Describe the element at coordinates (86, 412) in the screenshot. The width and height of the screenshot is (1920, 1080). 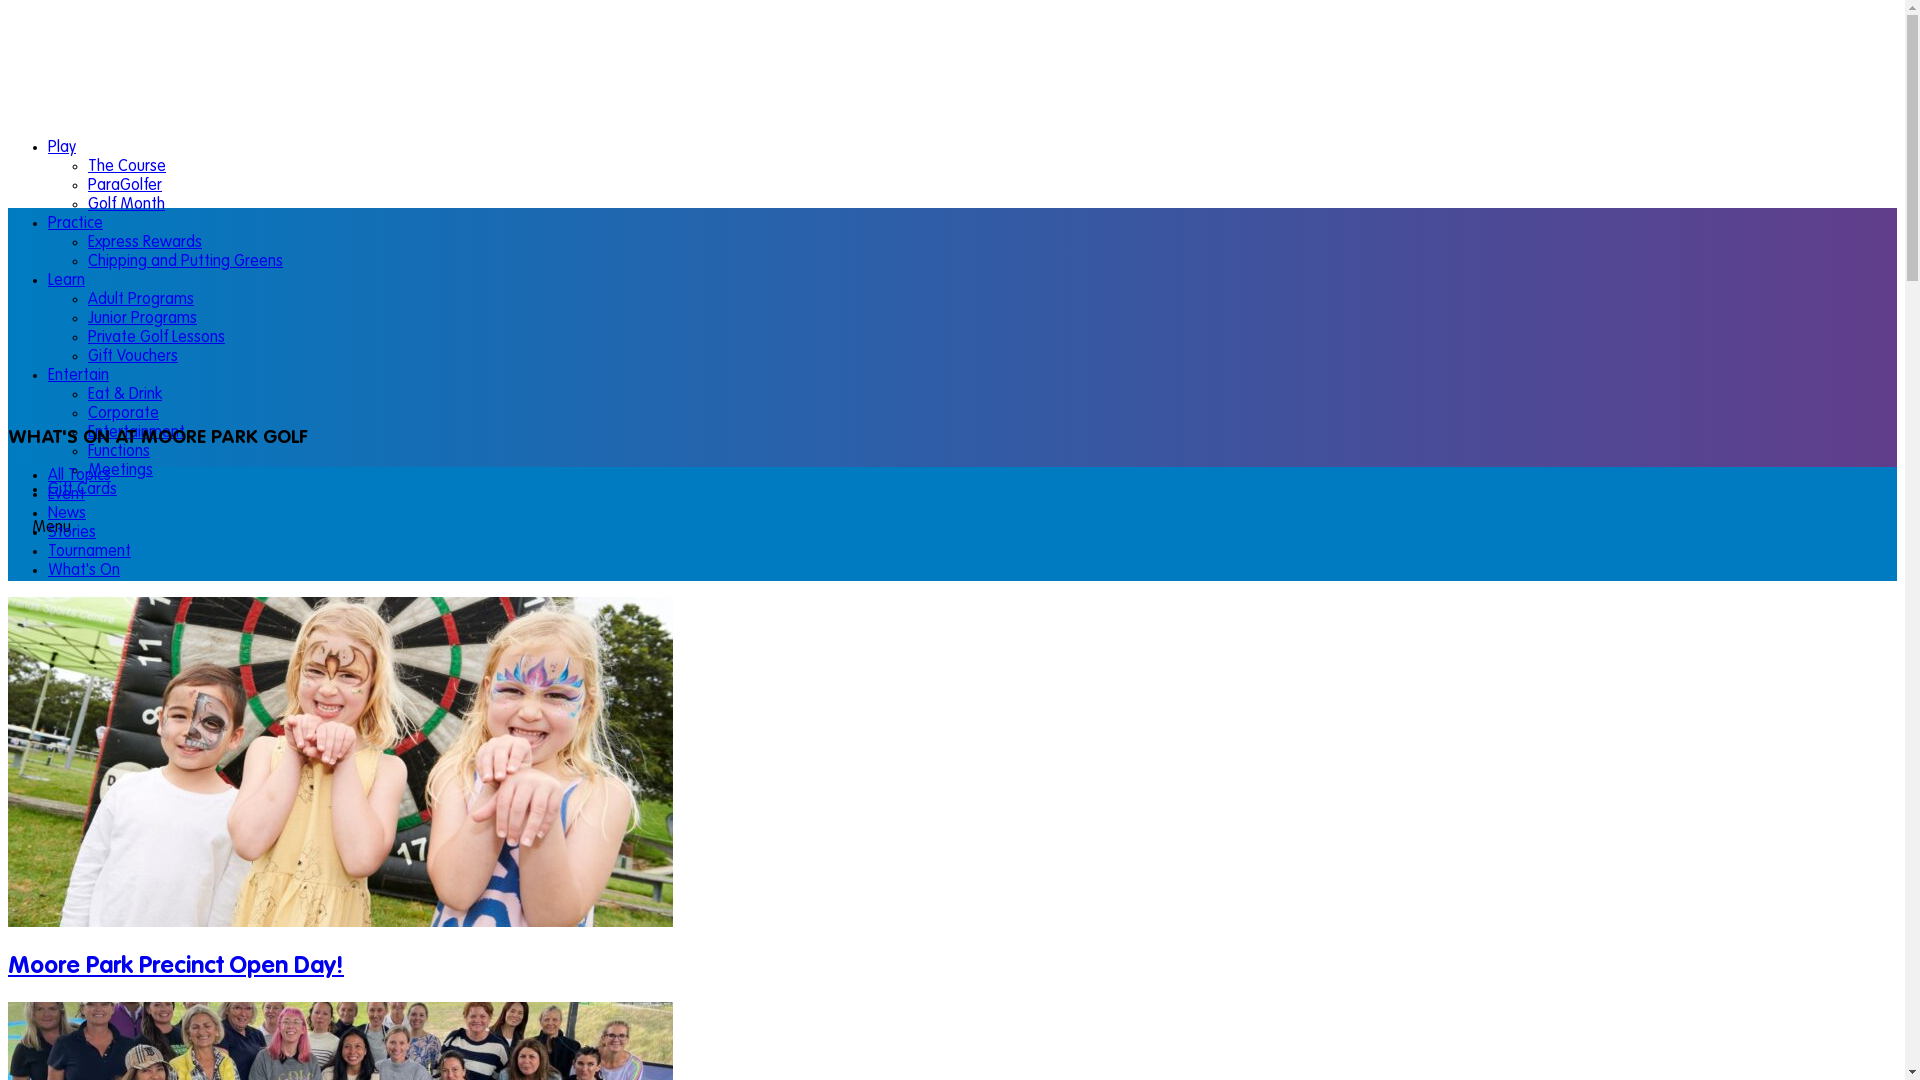
I see `'Corporate'` at that location.